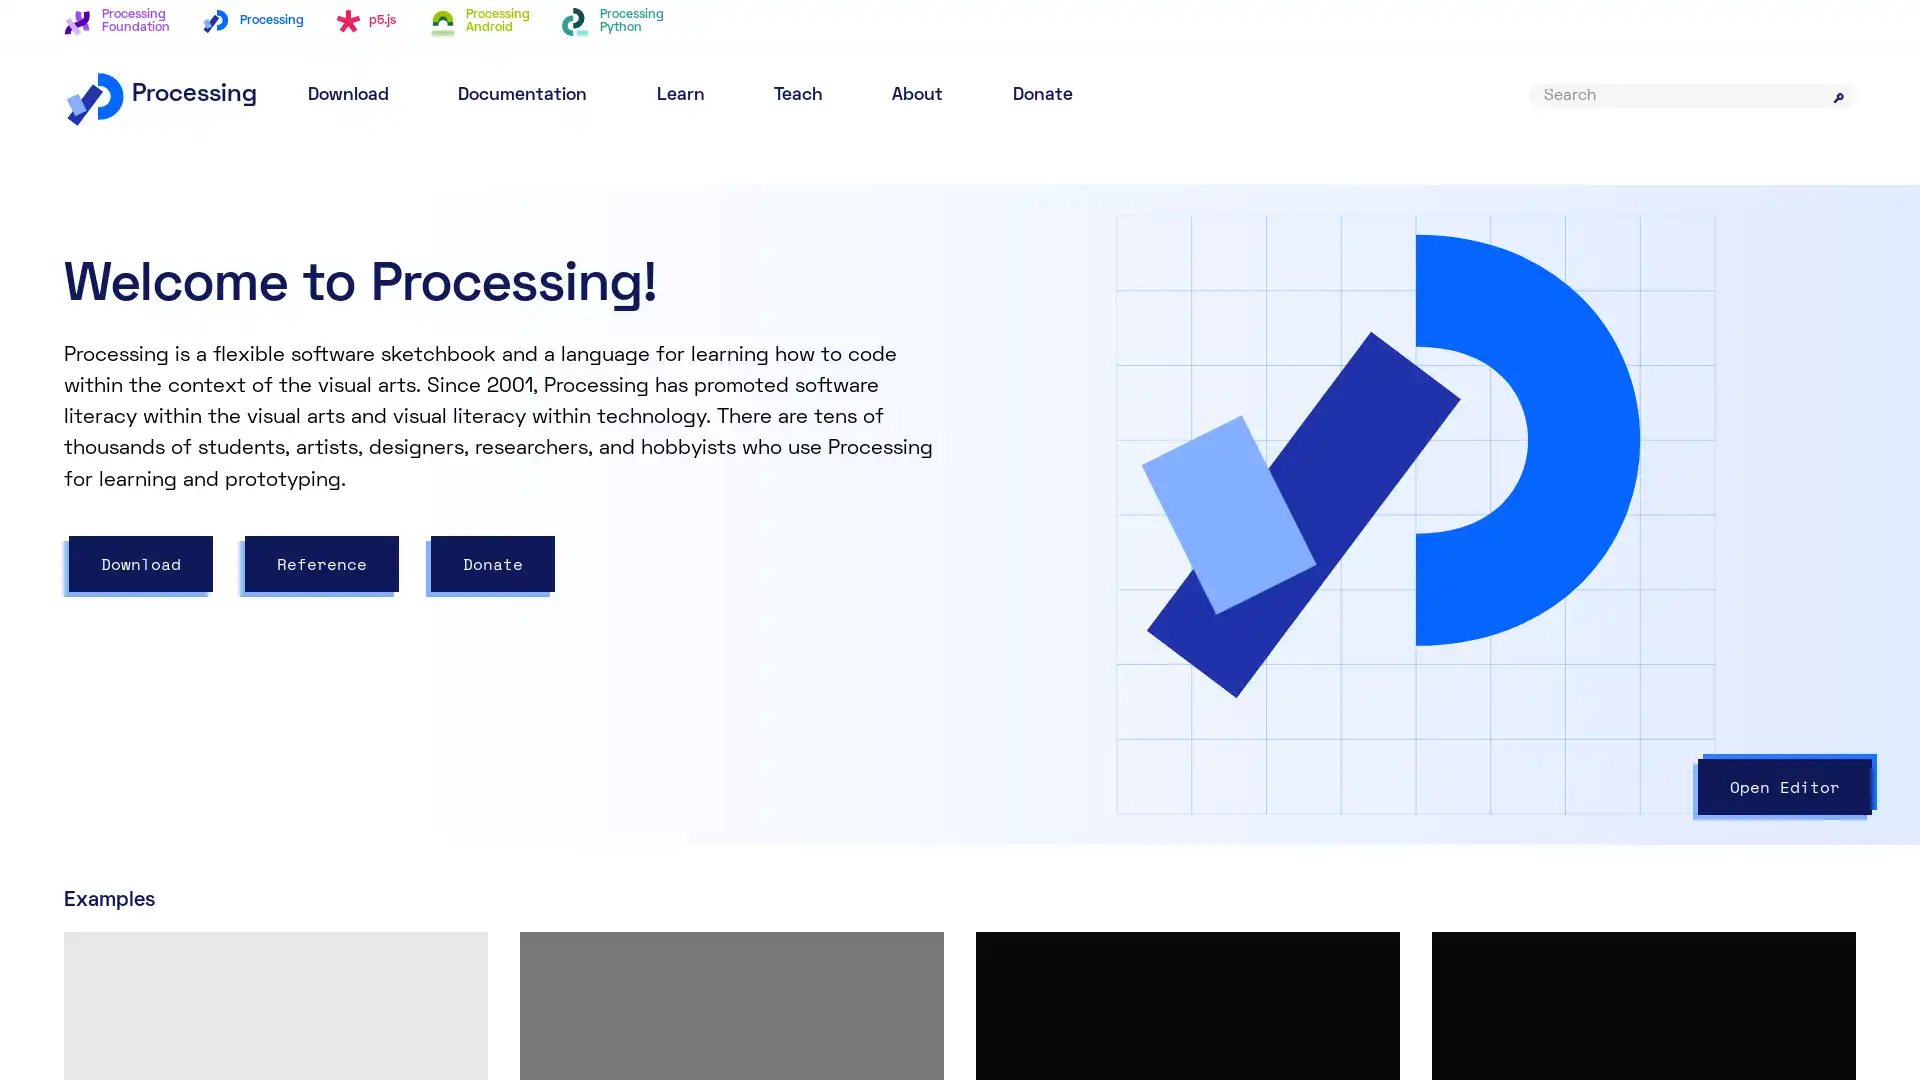 The image size is (1920, 1080). Describe the element at coordinates (1166, 524) in the screenshot. I see `change position` at that location.